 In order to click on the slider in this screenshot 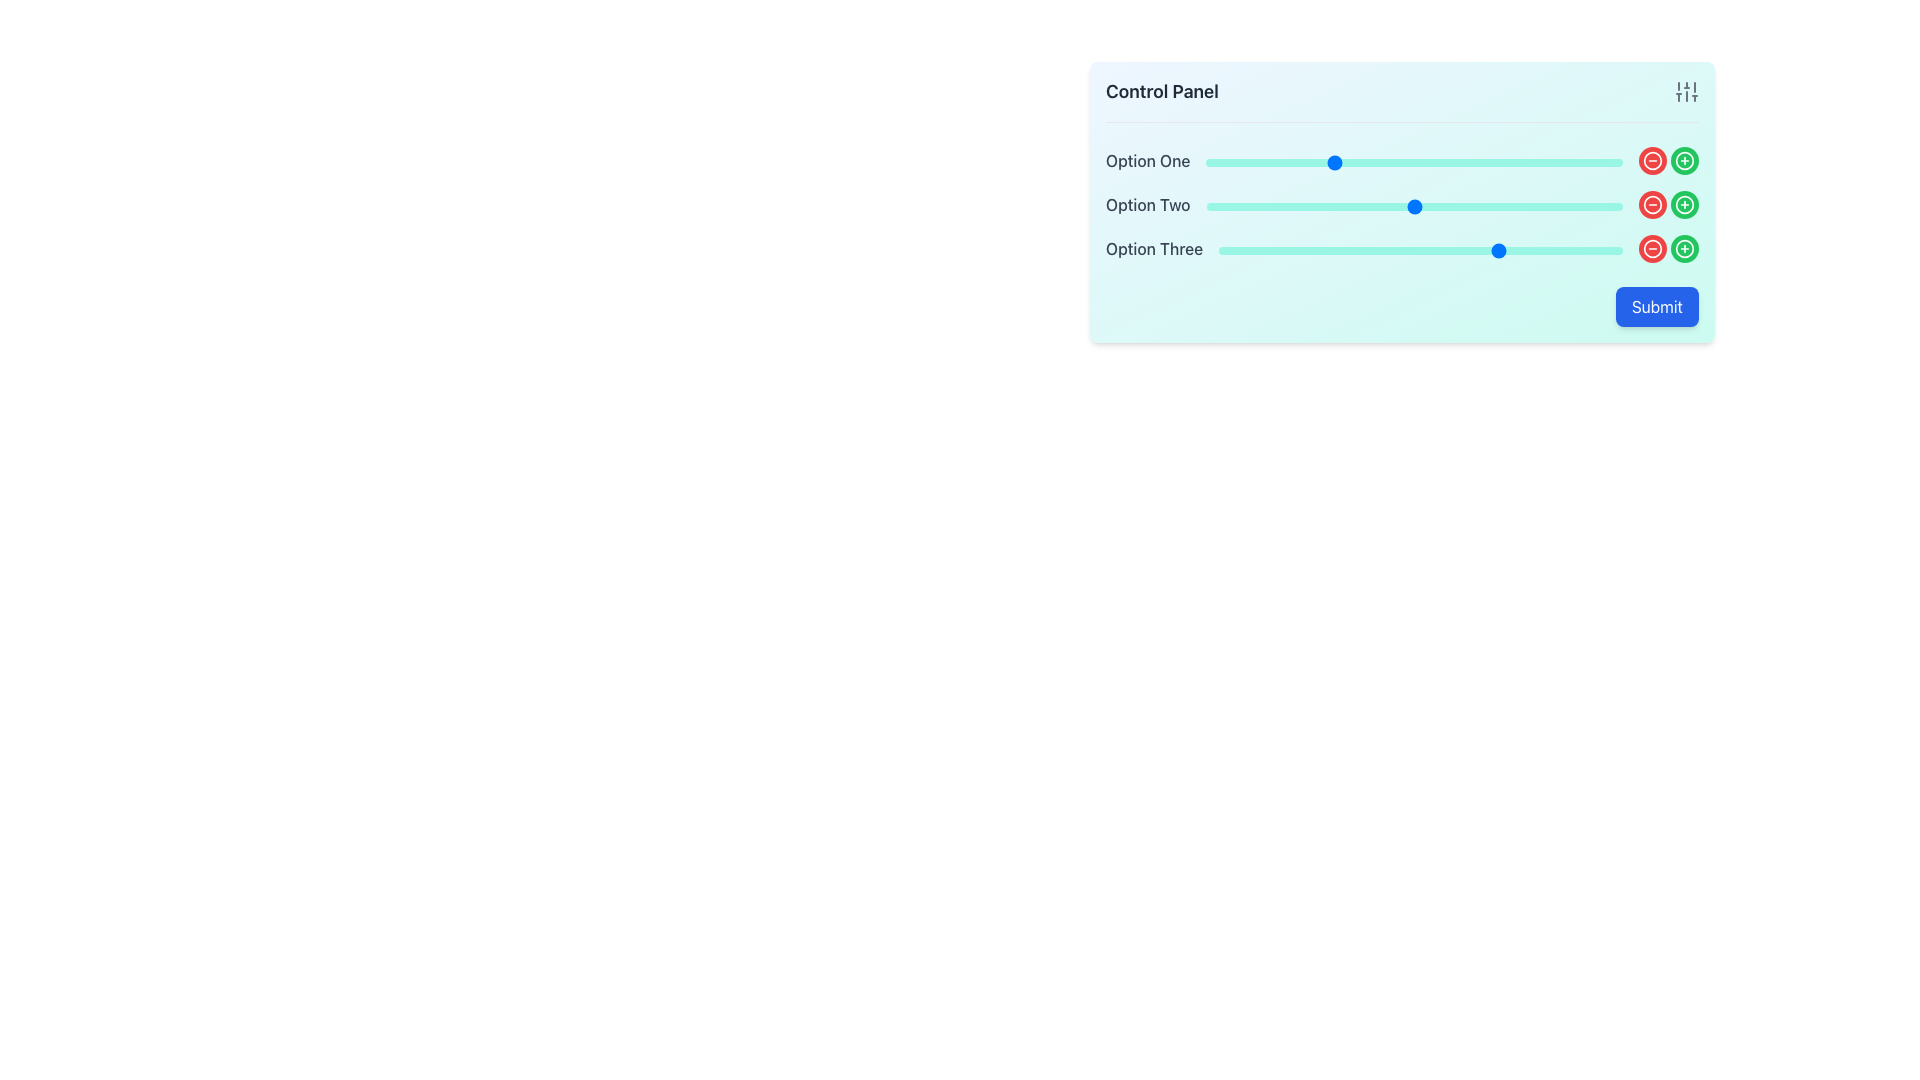, I will do `click(1319, 207)`.